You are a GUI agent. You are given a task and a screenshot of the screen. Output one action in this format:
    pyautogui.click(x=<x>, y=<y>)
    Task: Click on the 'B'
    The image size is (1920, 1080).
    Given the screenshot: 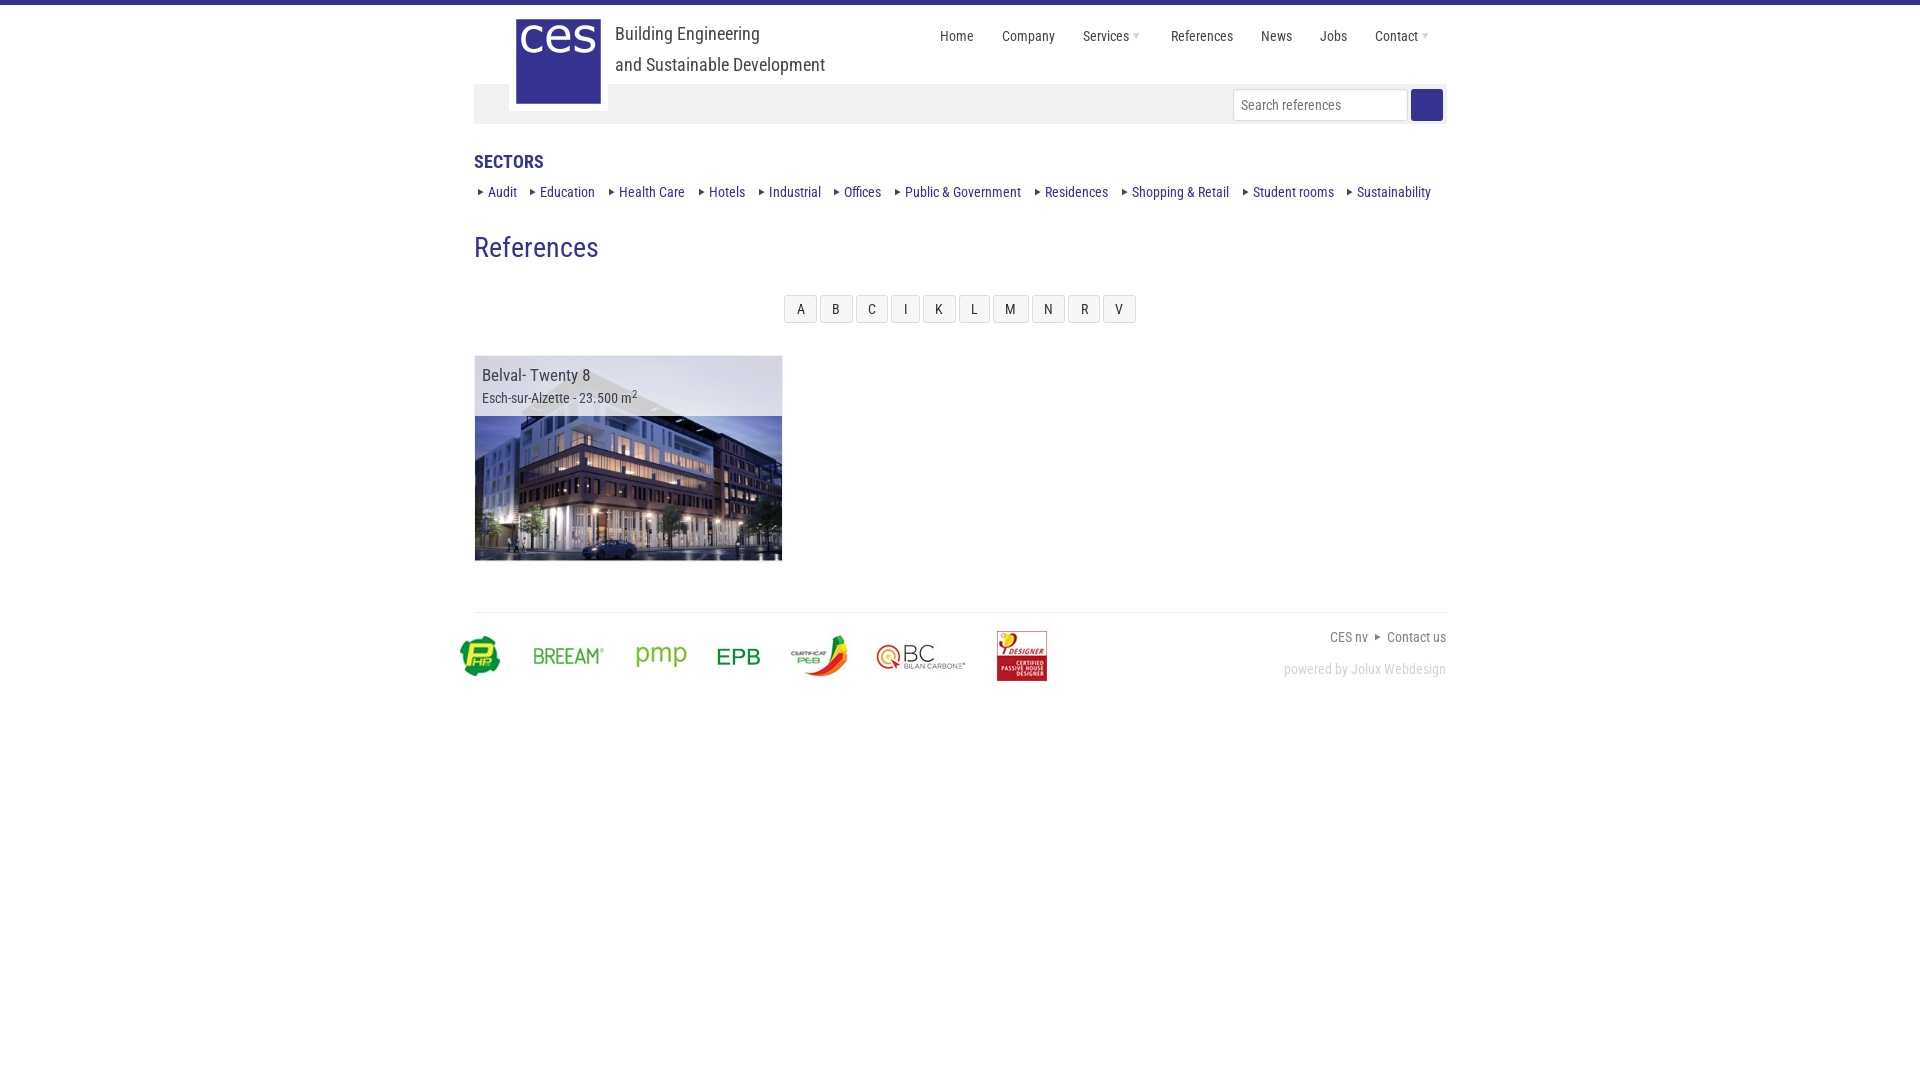 What is the action you would take?
    pyautogui.click(x=836, y=309)
    